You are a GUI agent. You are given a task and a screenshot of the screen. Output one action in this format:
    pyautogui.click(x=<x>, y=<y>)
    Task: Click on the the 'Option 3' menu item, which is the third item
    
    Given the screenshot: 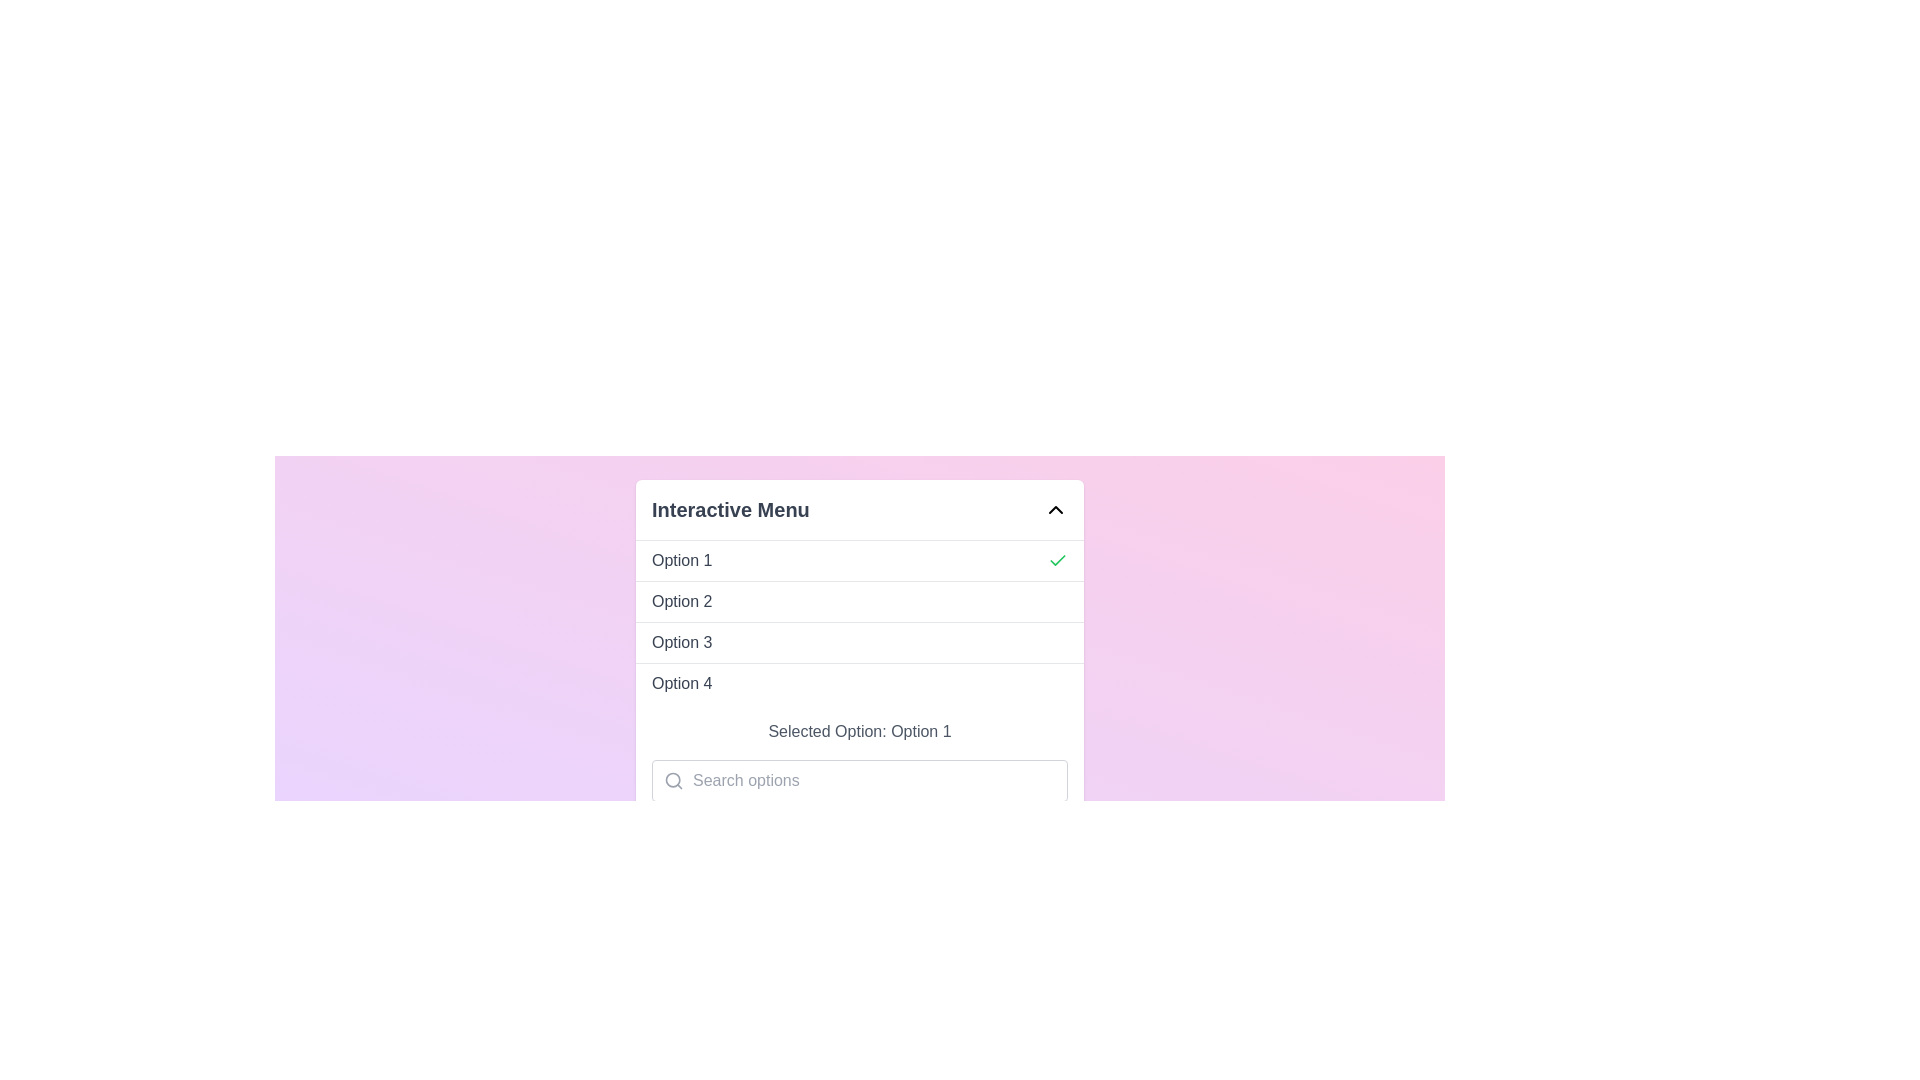 What is the action you would take?
    pyautogui.click(x=859, y=642)
    